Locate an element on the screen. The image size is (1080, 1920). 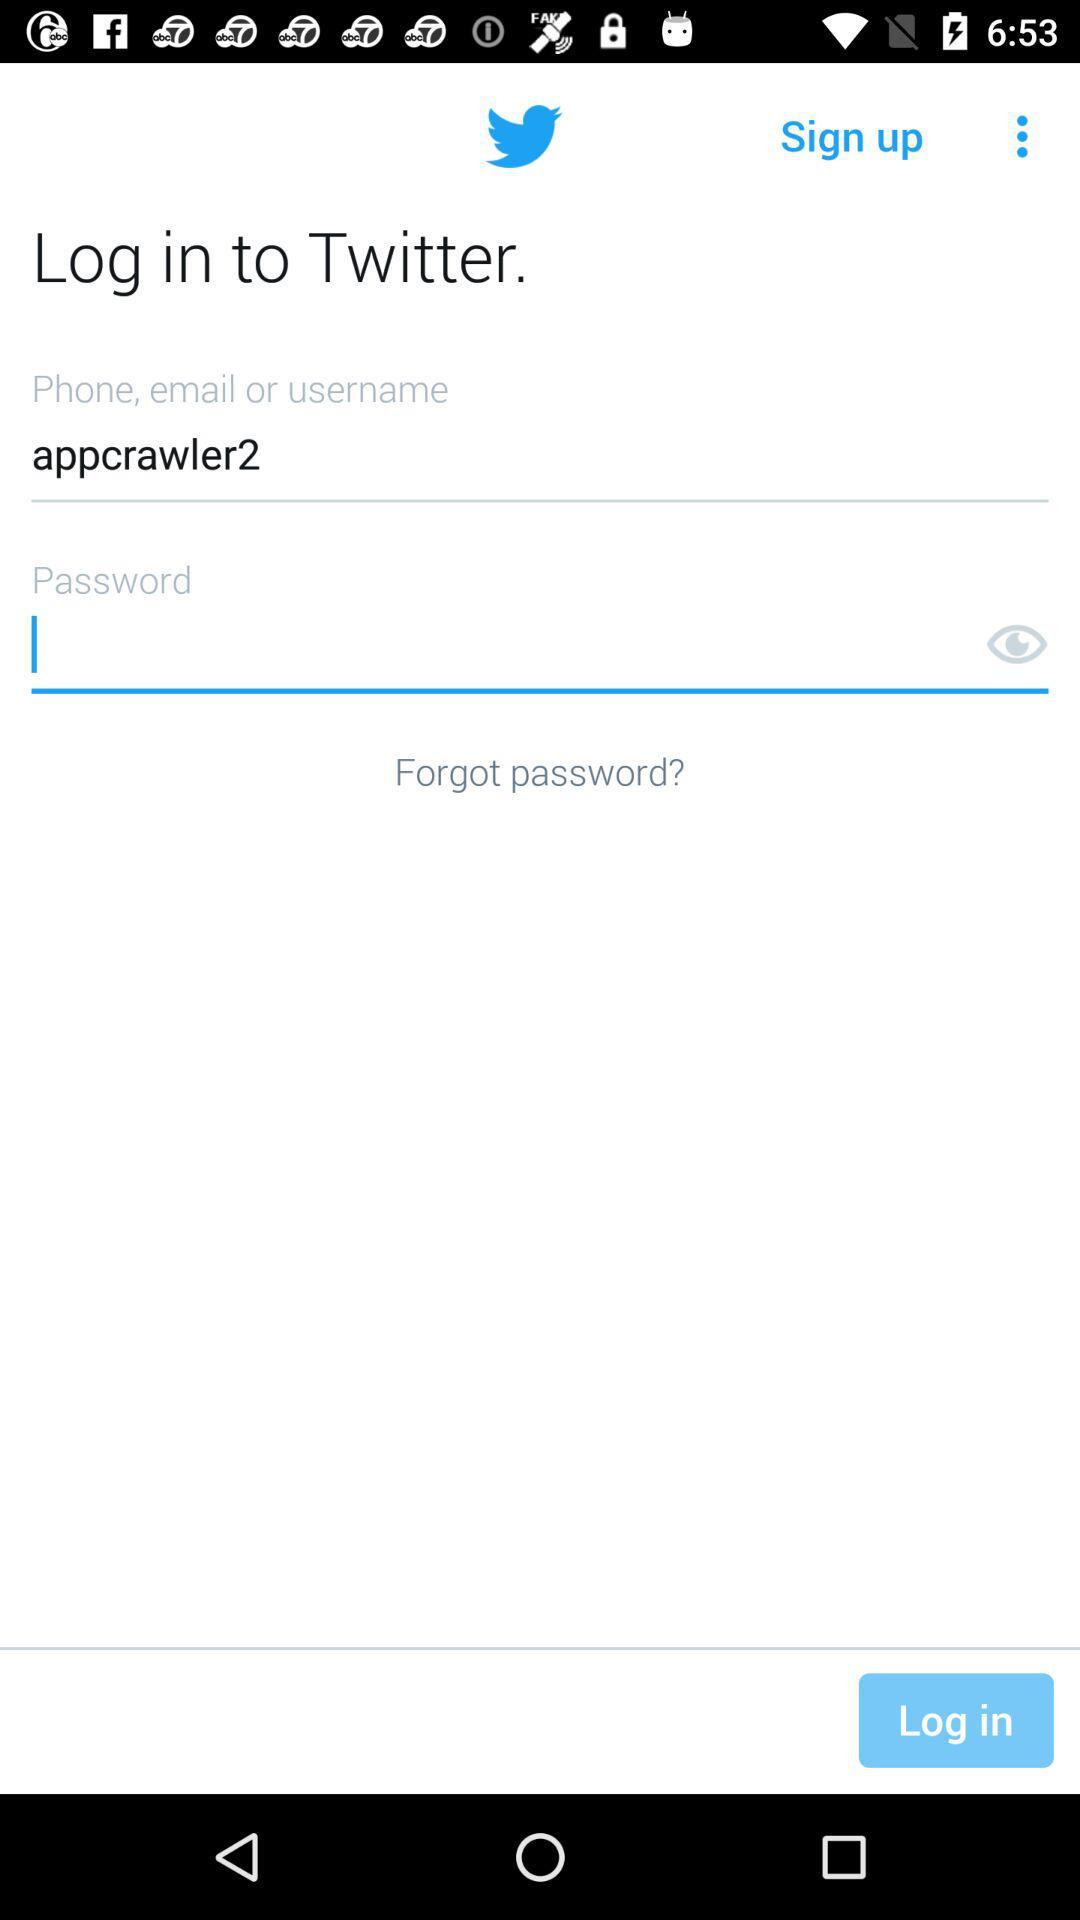
sign up icon is located at coordinates (852, 135).